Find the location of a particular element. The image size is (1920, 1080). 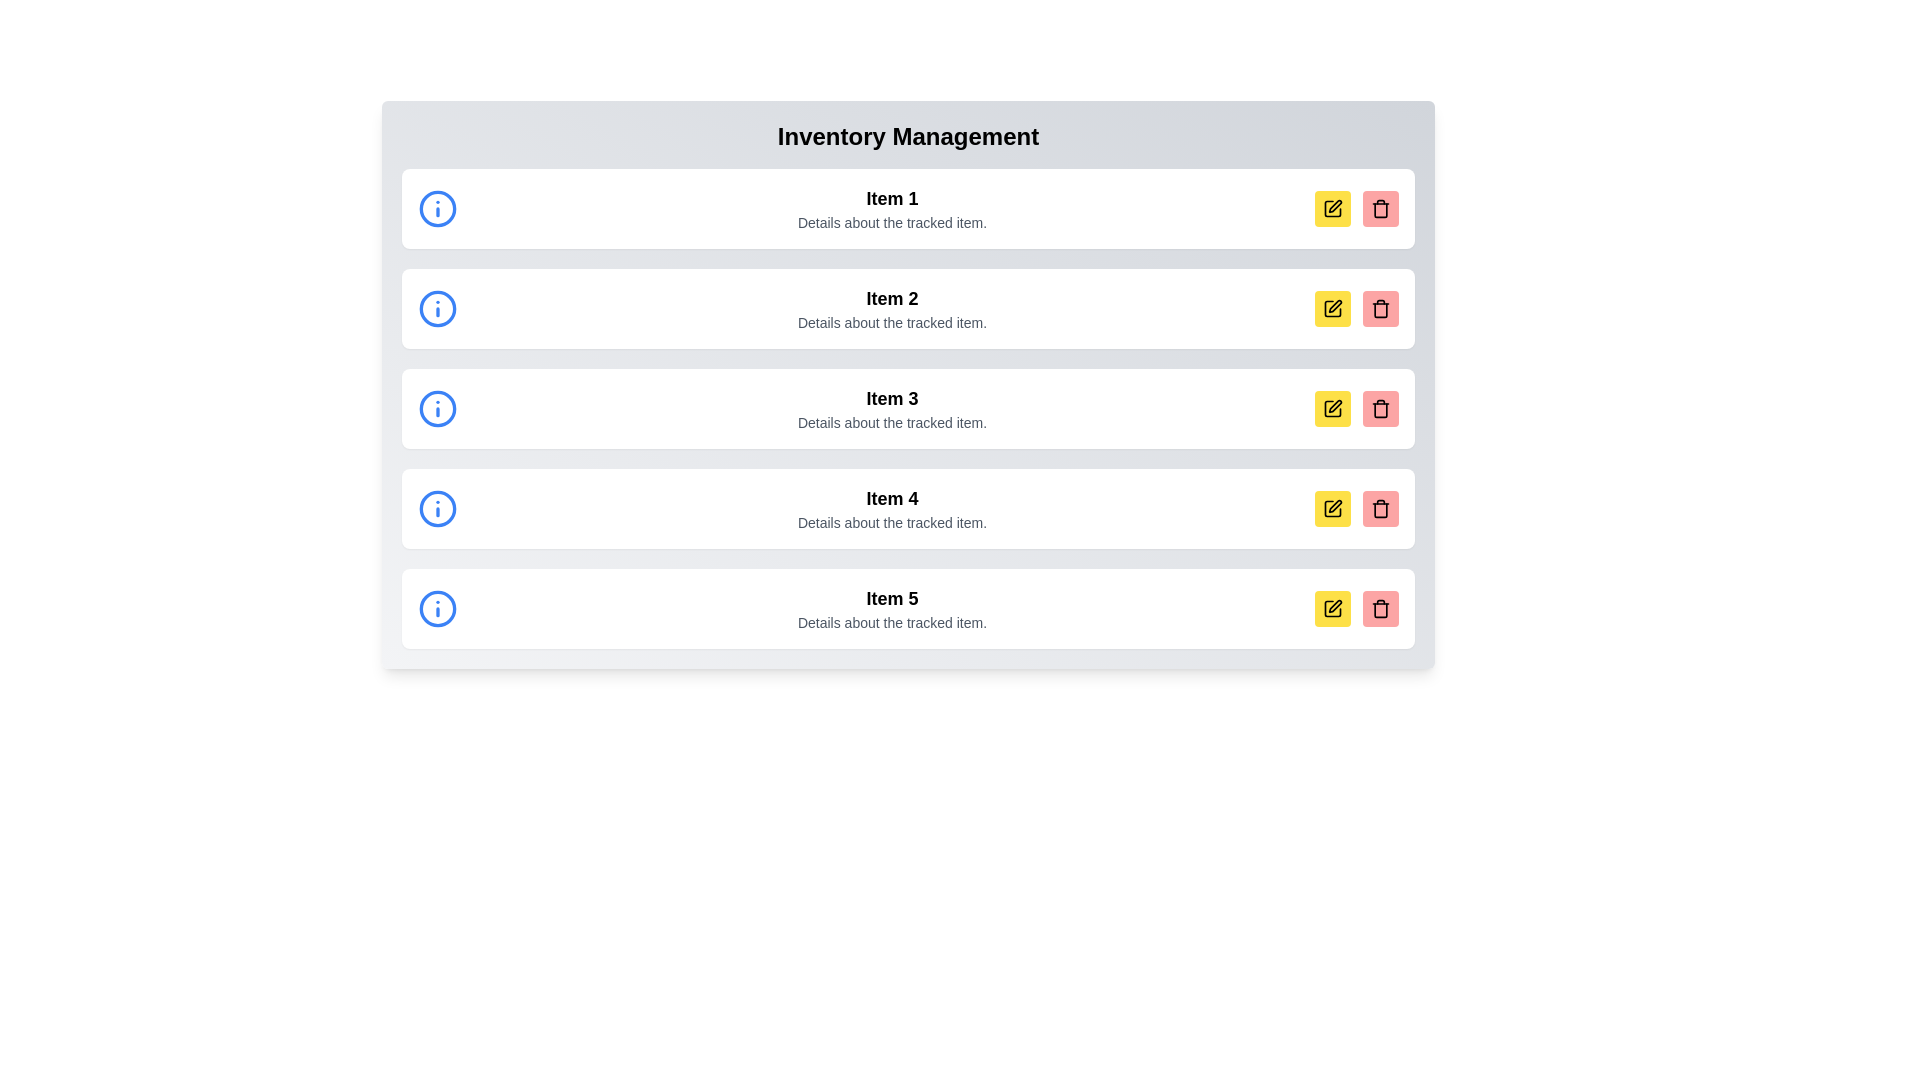

the Text block that displays a header and additional details for an item in the inventory management list, positioned as the second entry in the vertical list under 'Inventory Management' is located at coordinates (891, 308).